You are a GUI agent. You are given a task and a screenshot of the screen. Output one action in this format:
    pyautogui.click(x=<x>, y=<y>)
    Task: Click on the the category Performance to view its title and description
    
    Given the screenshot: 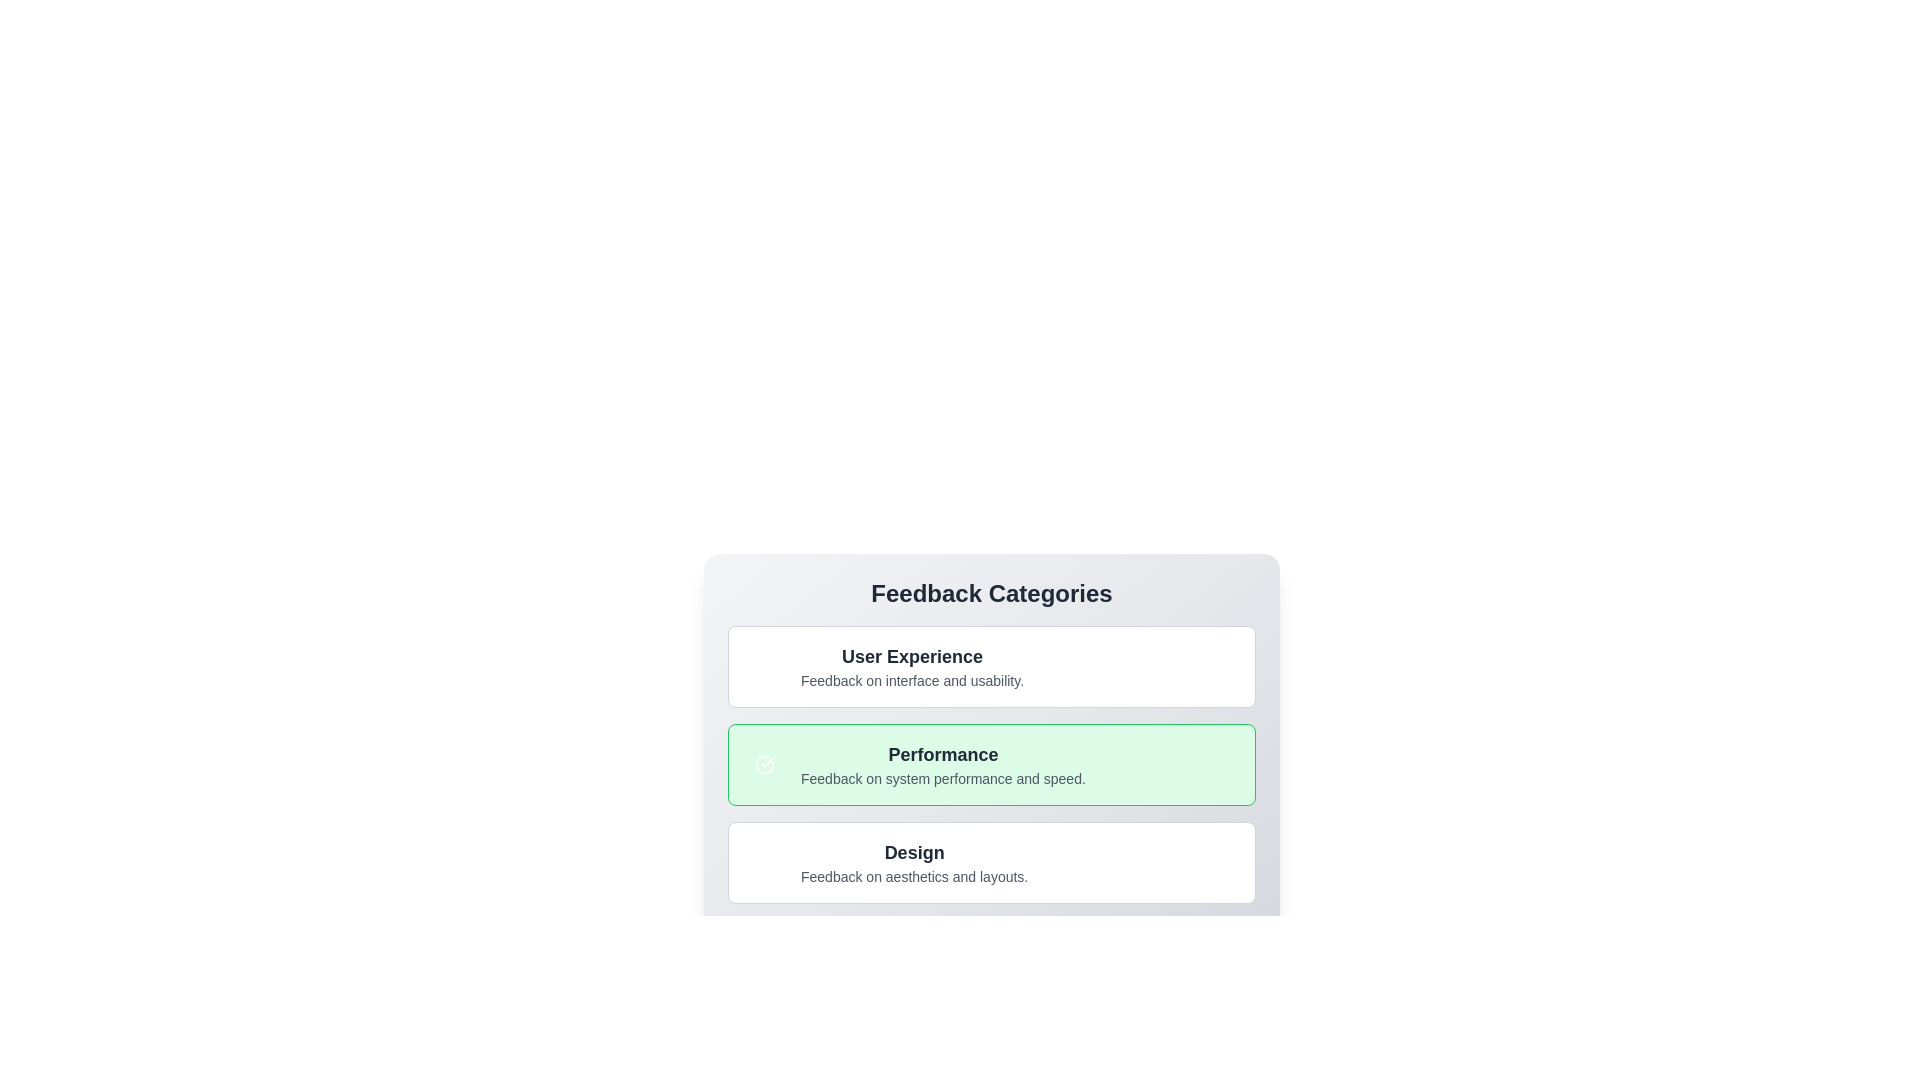 What is the action you would take?
    pyautogui.click(x=992, y=764)
    